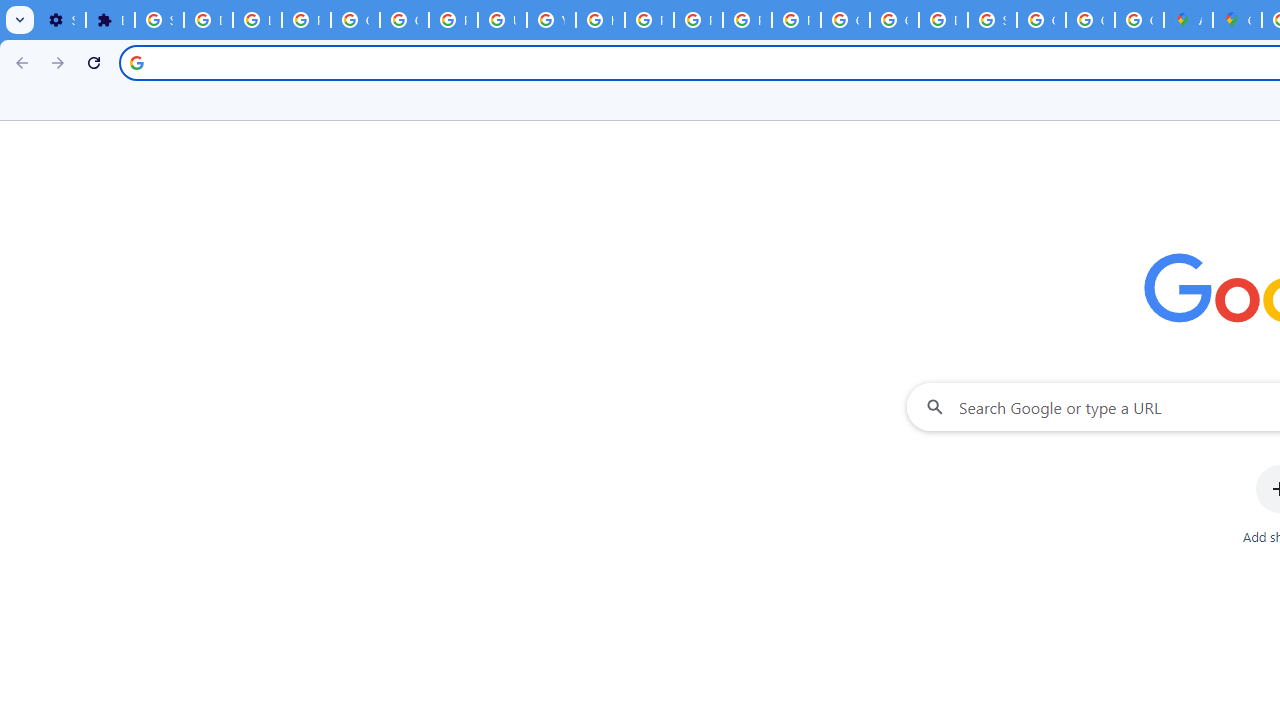  Describe the element at coordinates (109, 20) in the screenshot. I see `'Extensions'` at that location.